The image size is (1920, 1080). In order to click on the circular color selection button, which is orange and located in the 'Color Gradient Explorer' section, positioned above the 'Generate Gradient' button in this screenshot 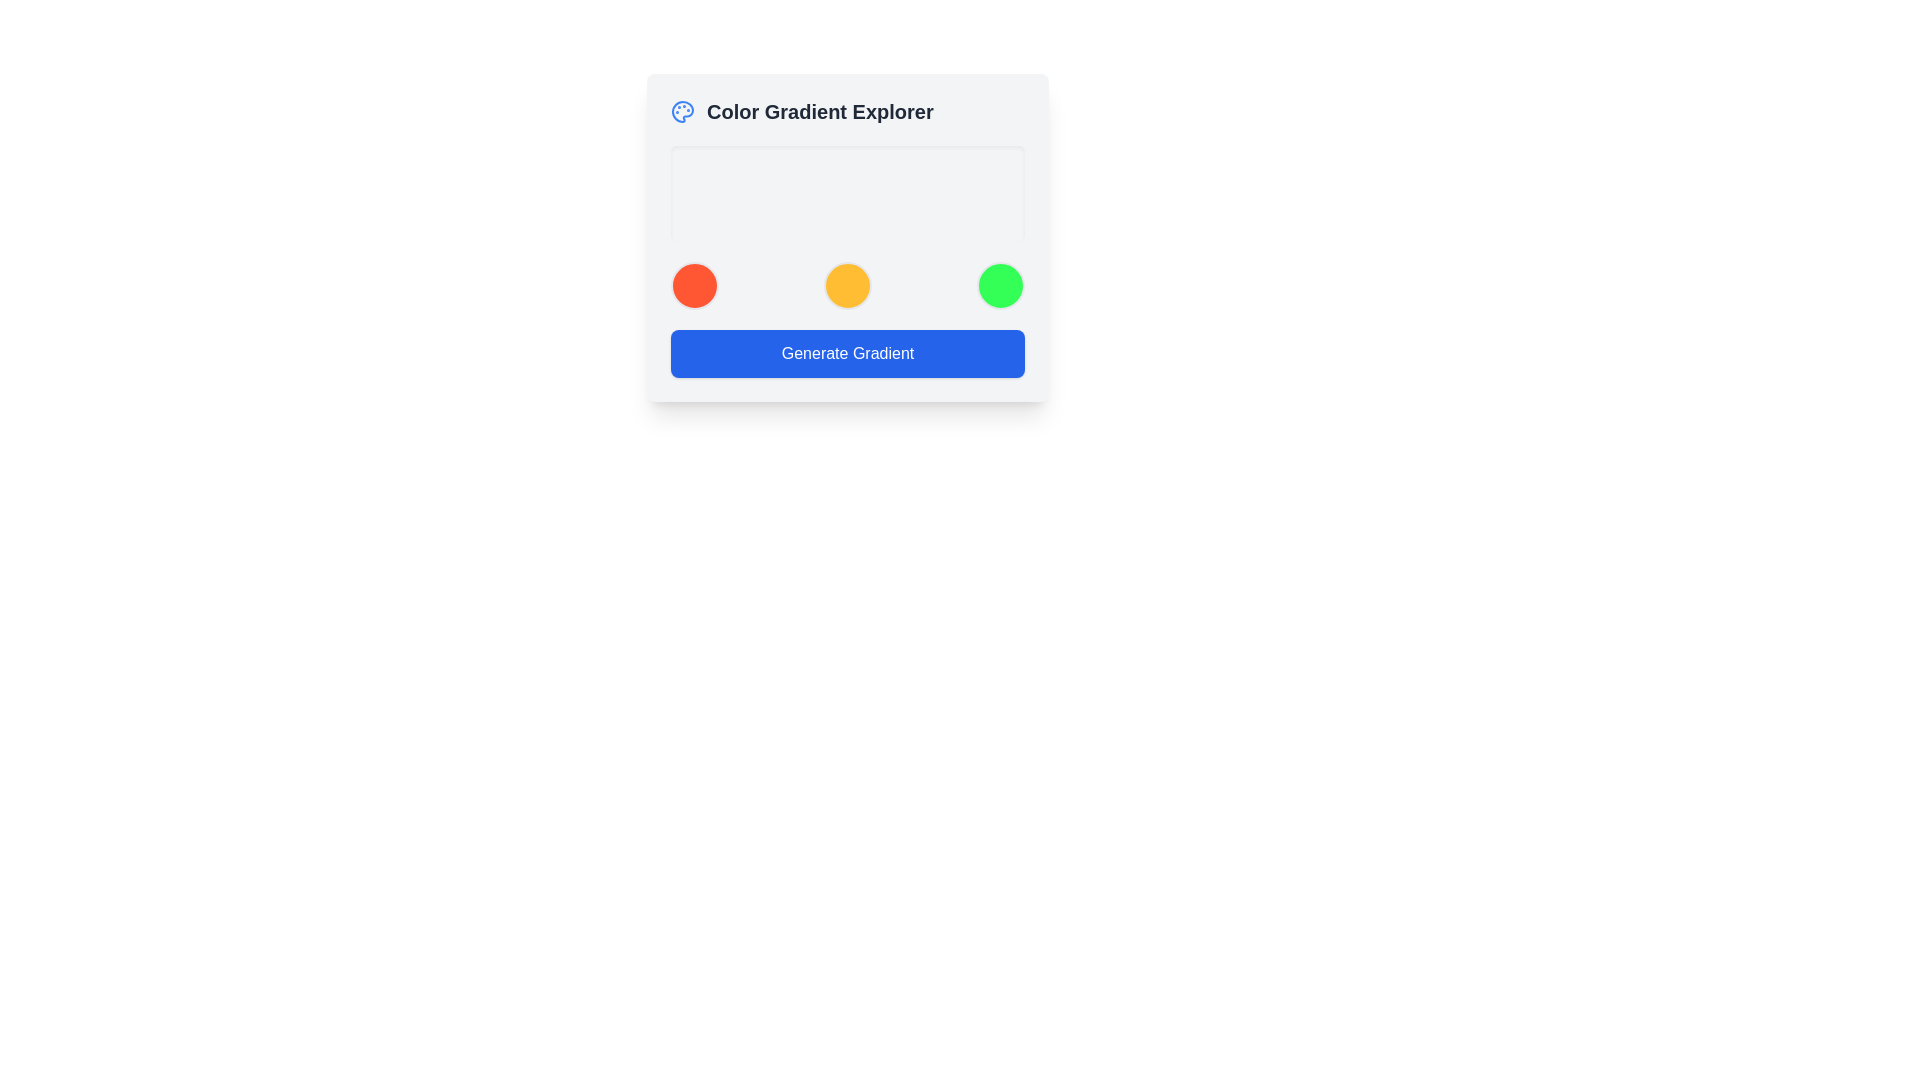, I will do `click(848, 285)`.